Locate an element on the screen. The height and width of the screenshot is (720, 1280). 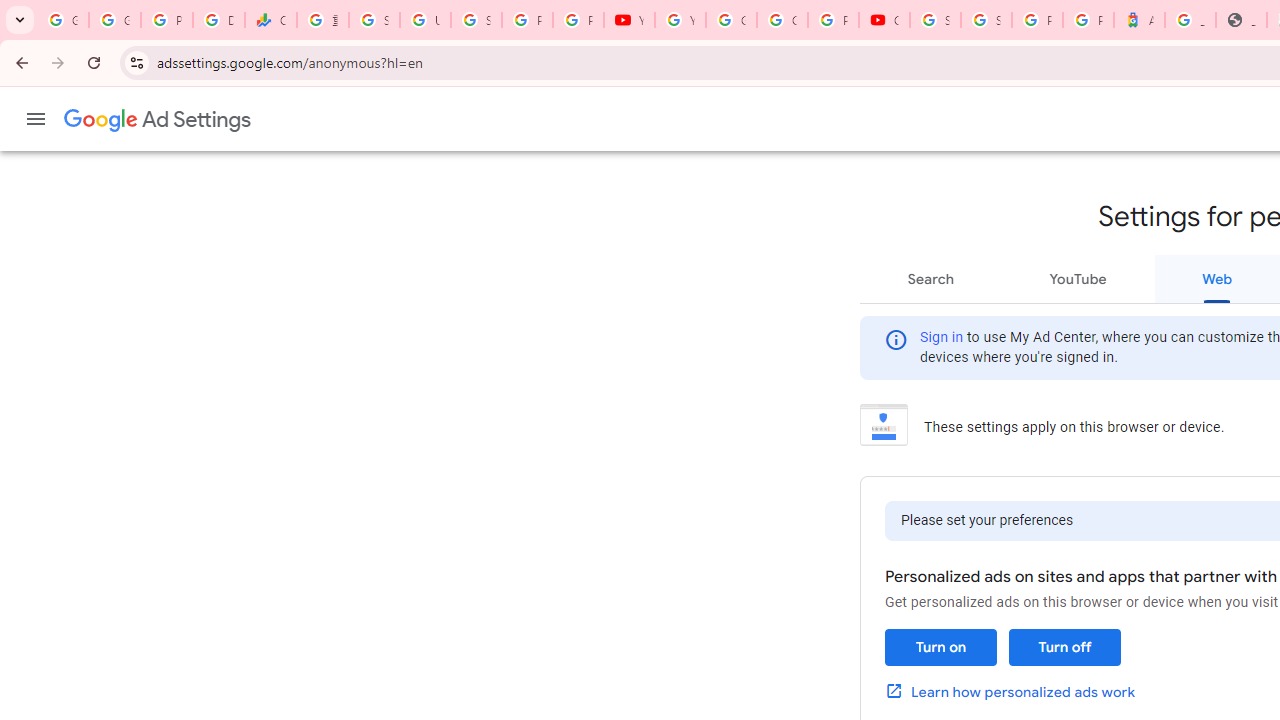
'Ad Settings' is located at coordinates (157, 120).